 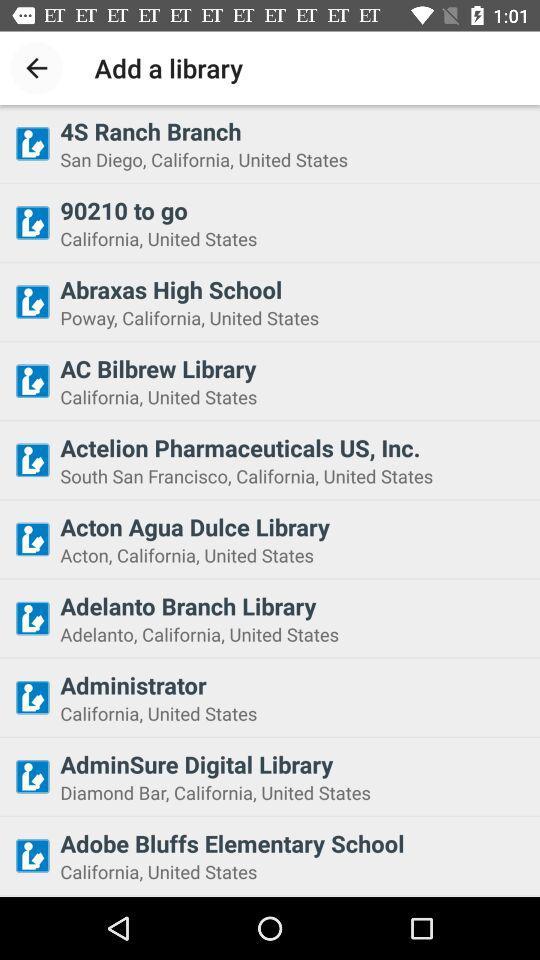 I want to click on icon below the abraxas high school item, so click(x=293, y=317).